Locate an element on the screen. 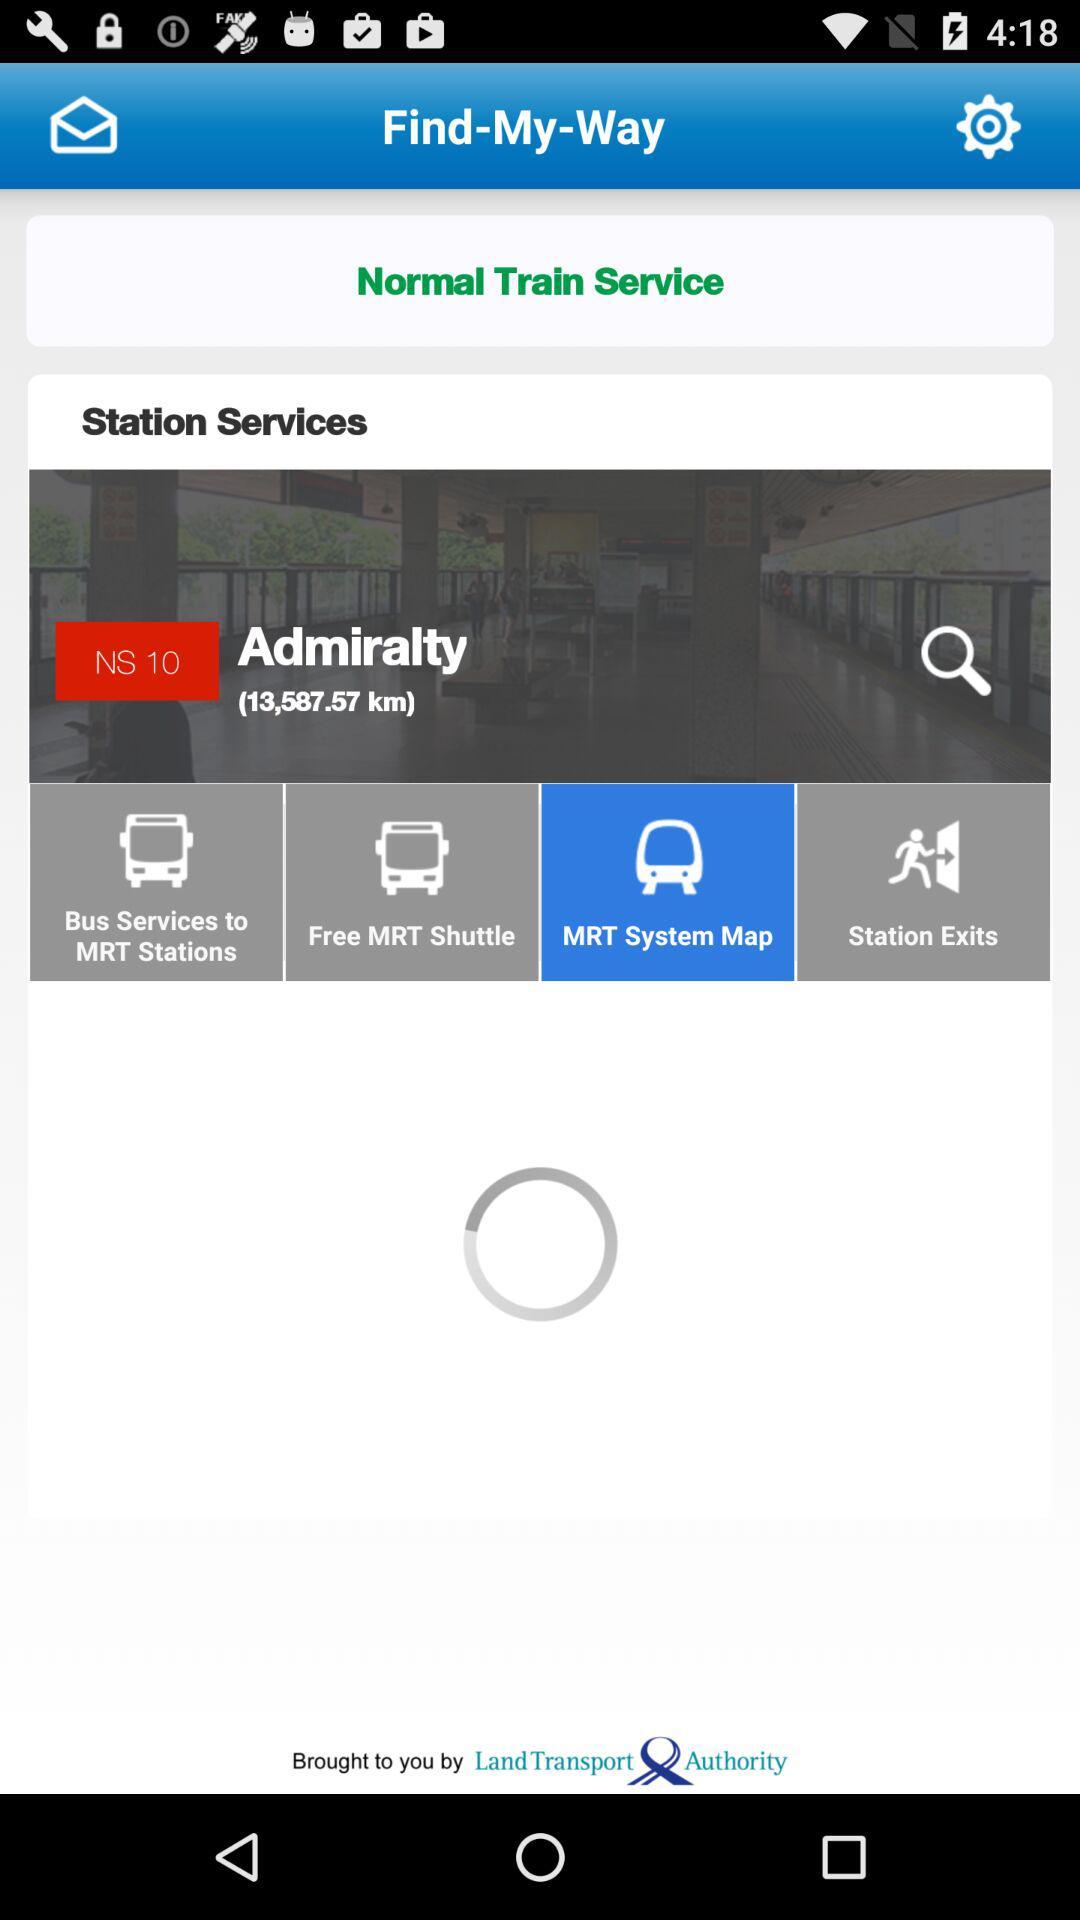 The width and height of the screenshot is (1080, 1920). click on the message option is located at coordinates (82, 124).